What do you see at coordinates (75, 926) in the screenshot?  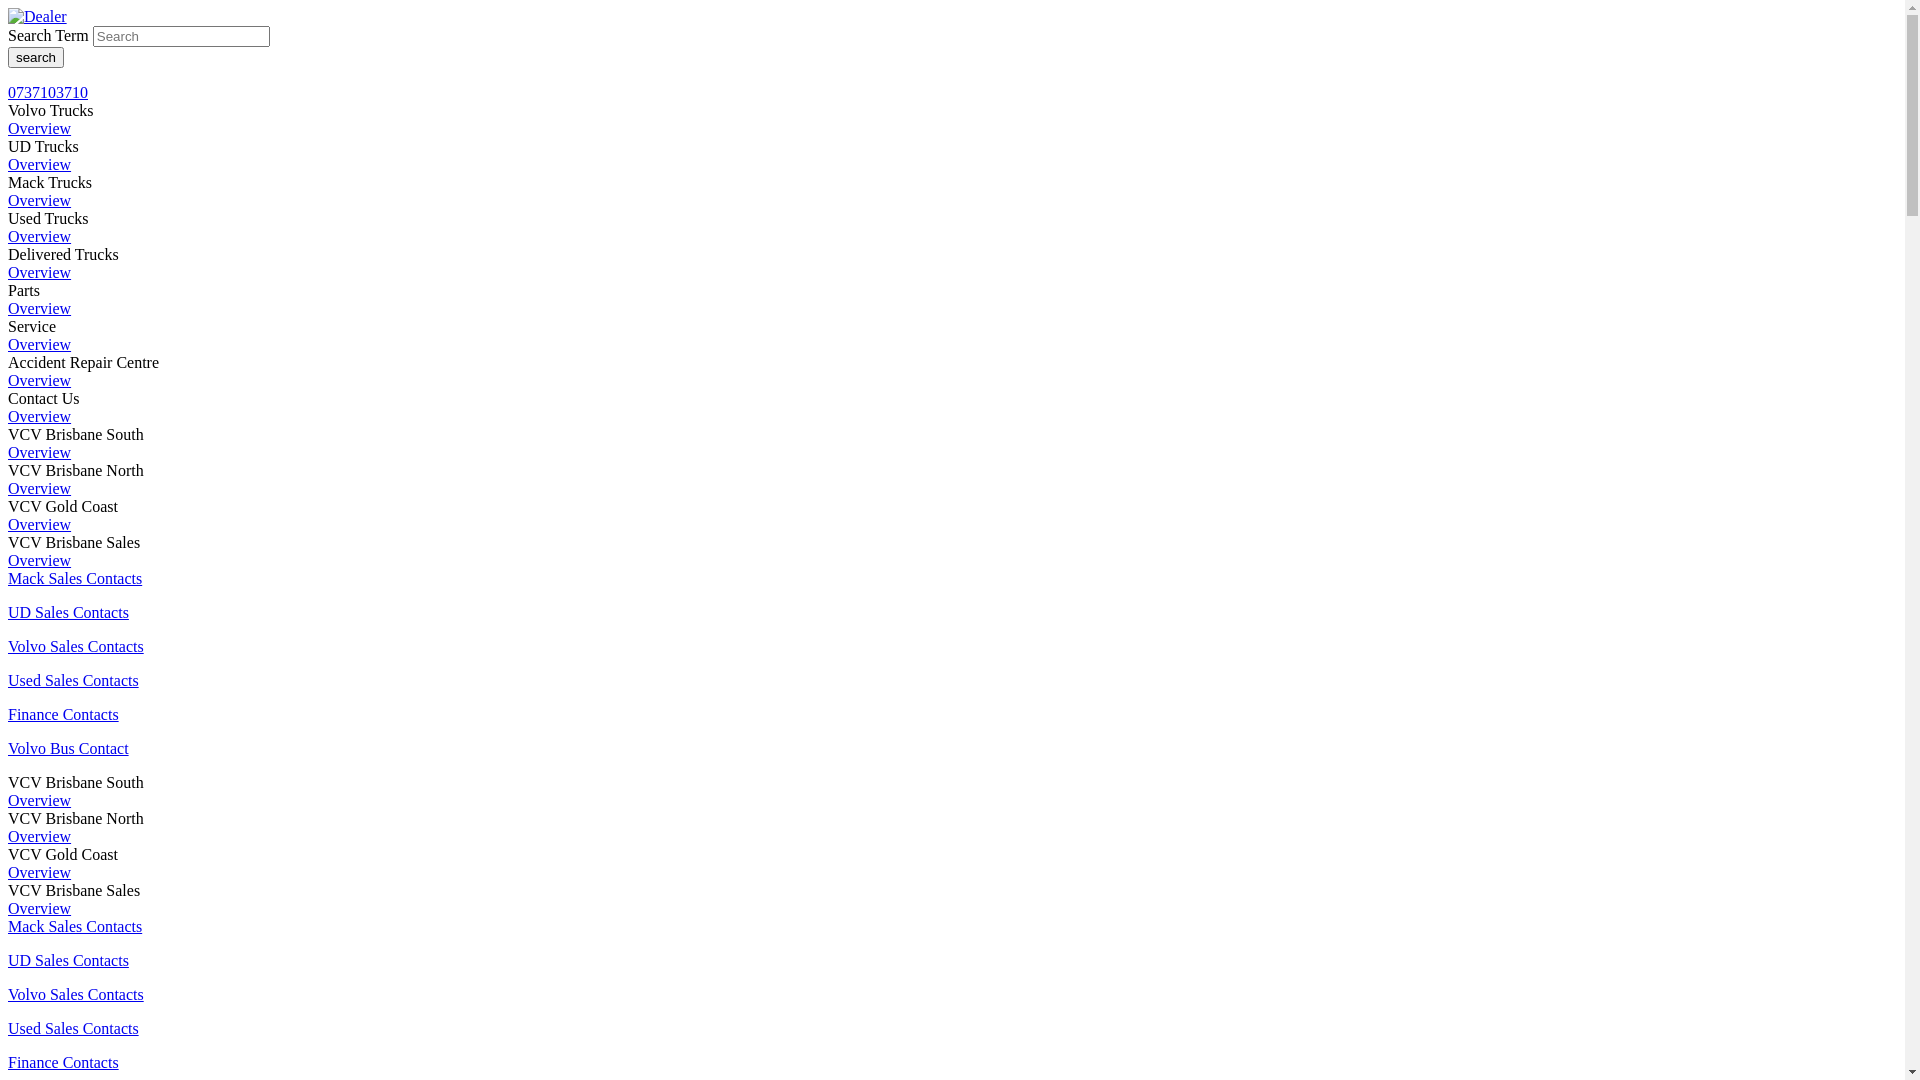 I see `'Mack Sales Contacts'` at bounding box center [75, 926].